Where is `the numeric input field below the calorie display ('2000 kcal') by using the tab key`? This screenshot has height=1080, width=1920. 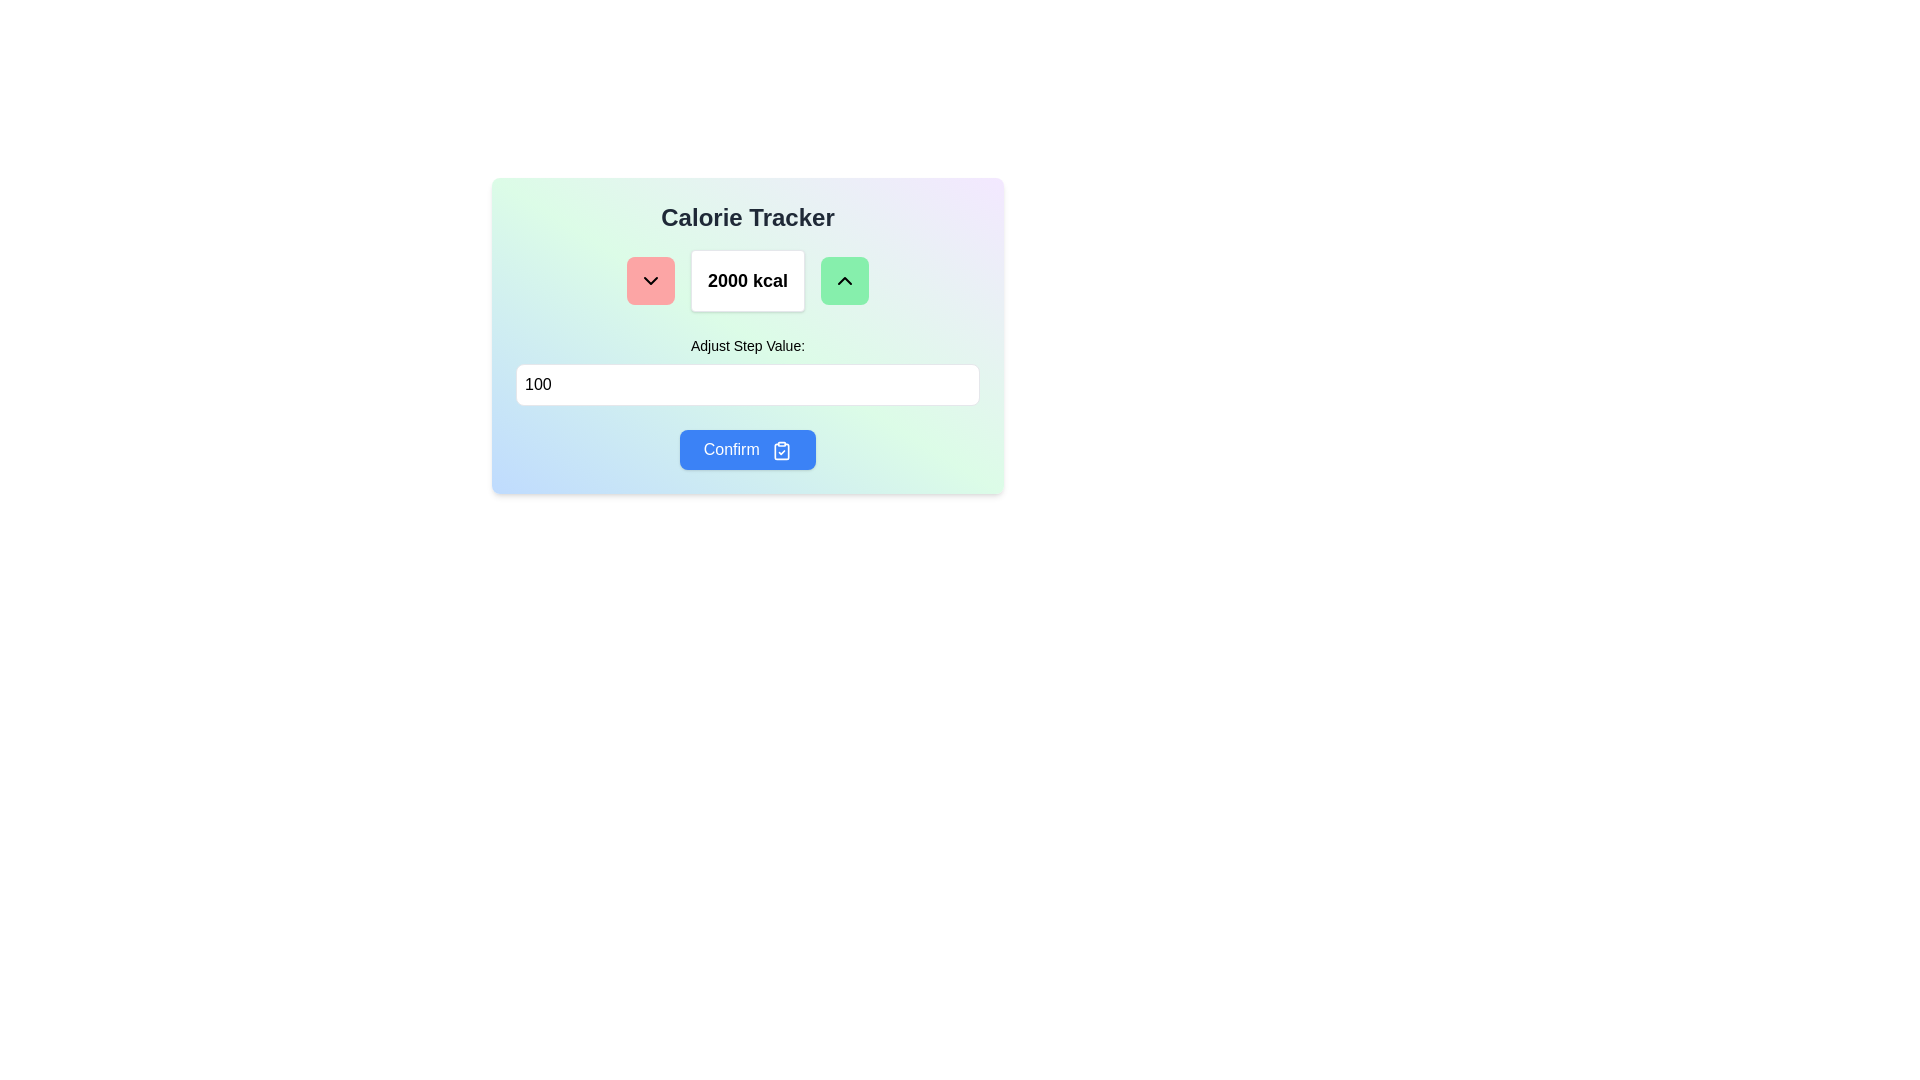 the numeric input field below the calorie display ('2000 kcal') by using the tab key is located at coordinates (747, 370).